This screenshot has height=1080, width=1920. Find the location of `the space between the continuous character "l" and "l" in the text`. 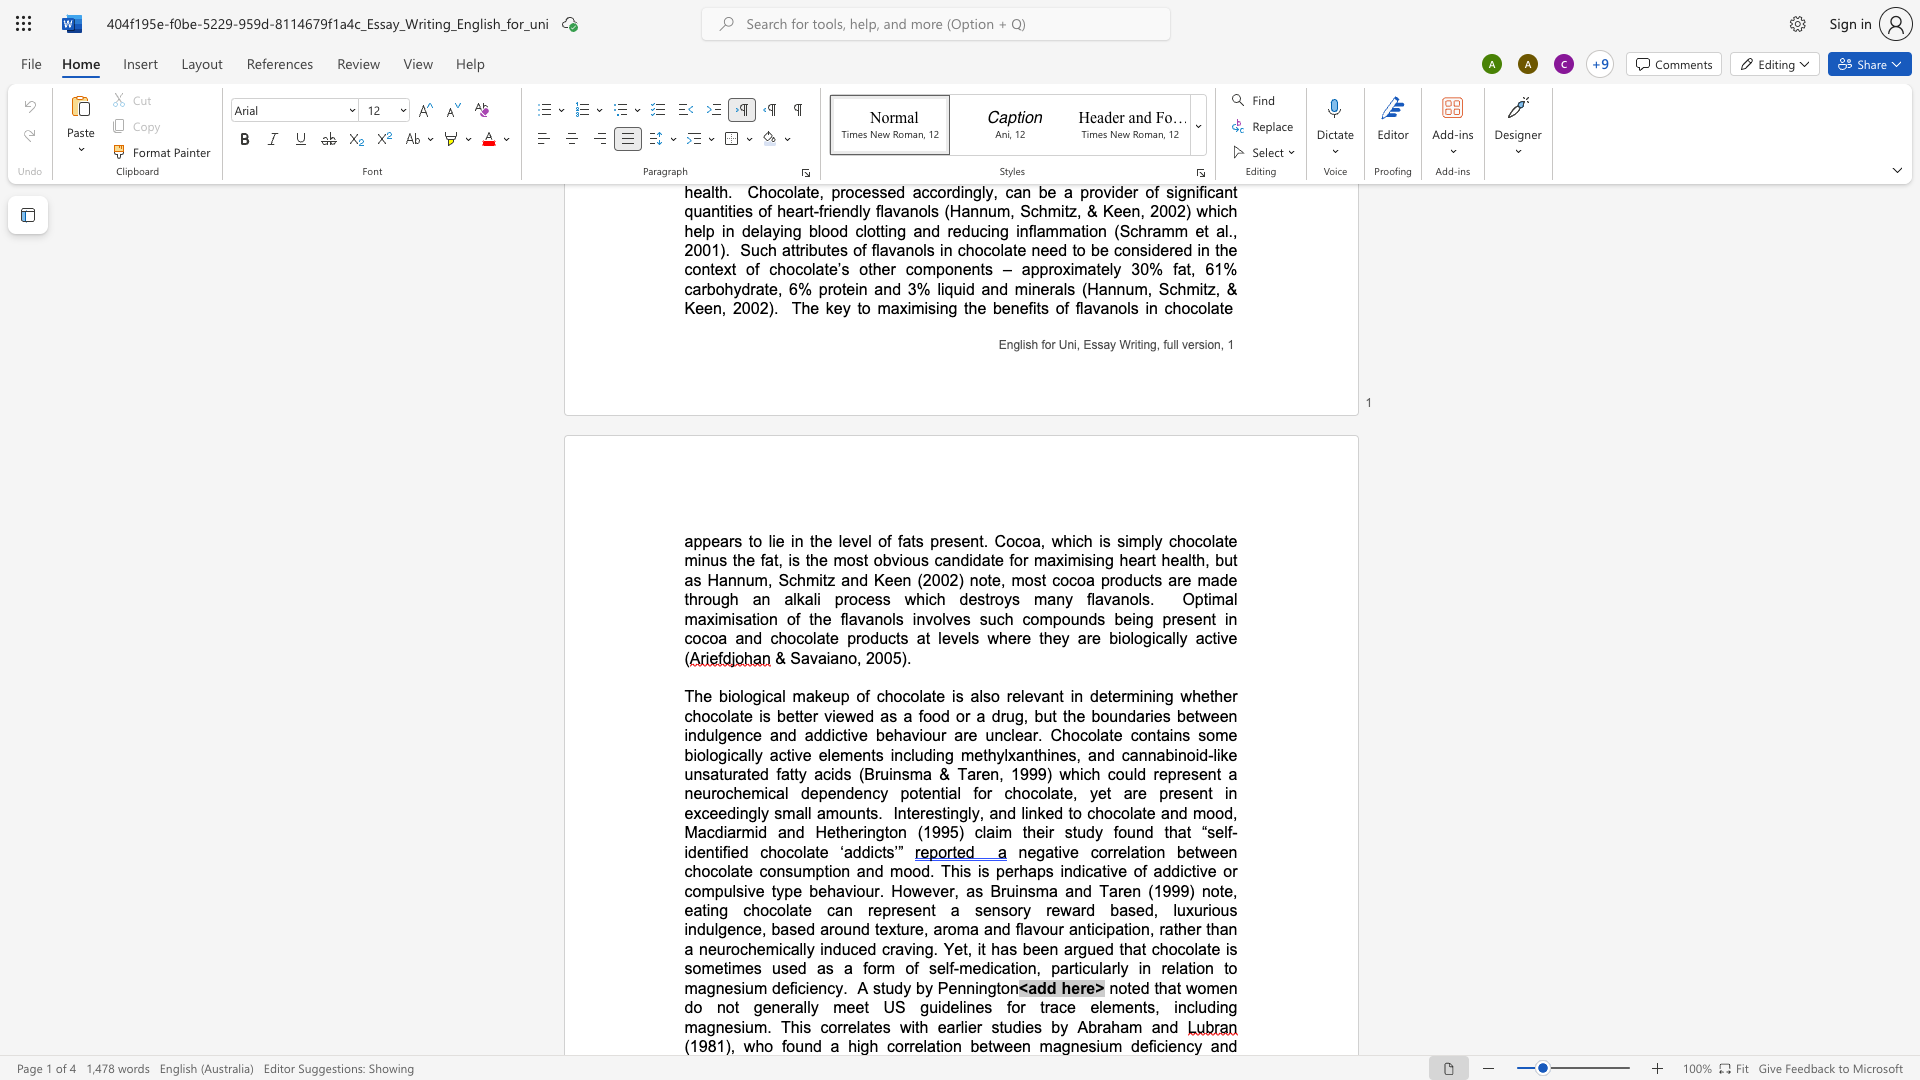

the space between the continuous character "l" and "l" in the text is located at coordinates (1176, 343).